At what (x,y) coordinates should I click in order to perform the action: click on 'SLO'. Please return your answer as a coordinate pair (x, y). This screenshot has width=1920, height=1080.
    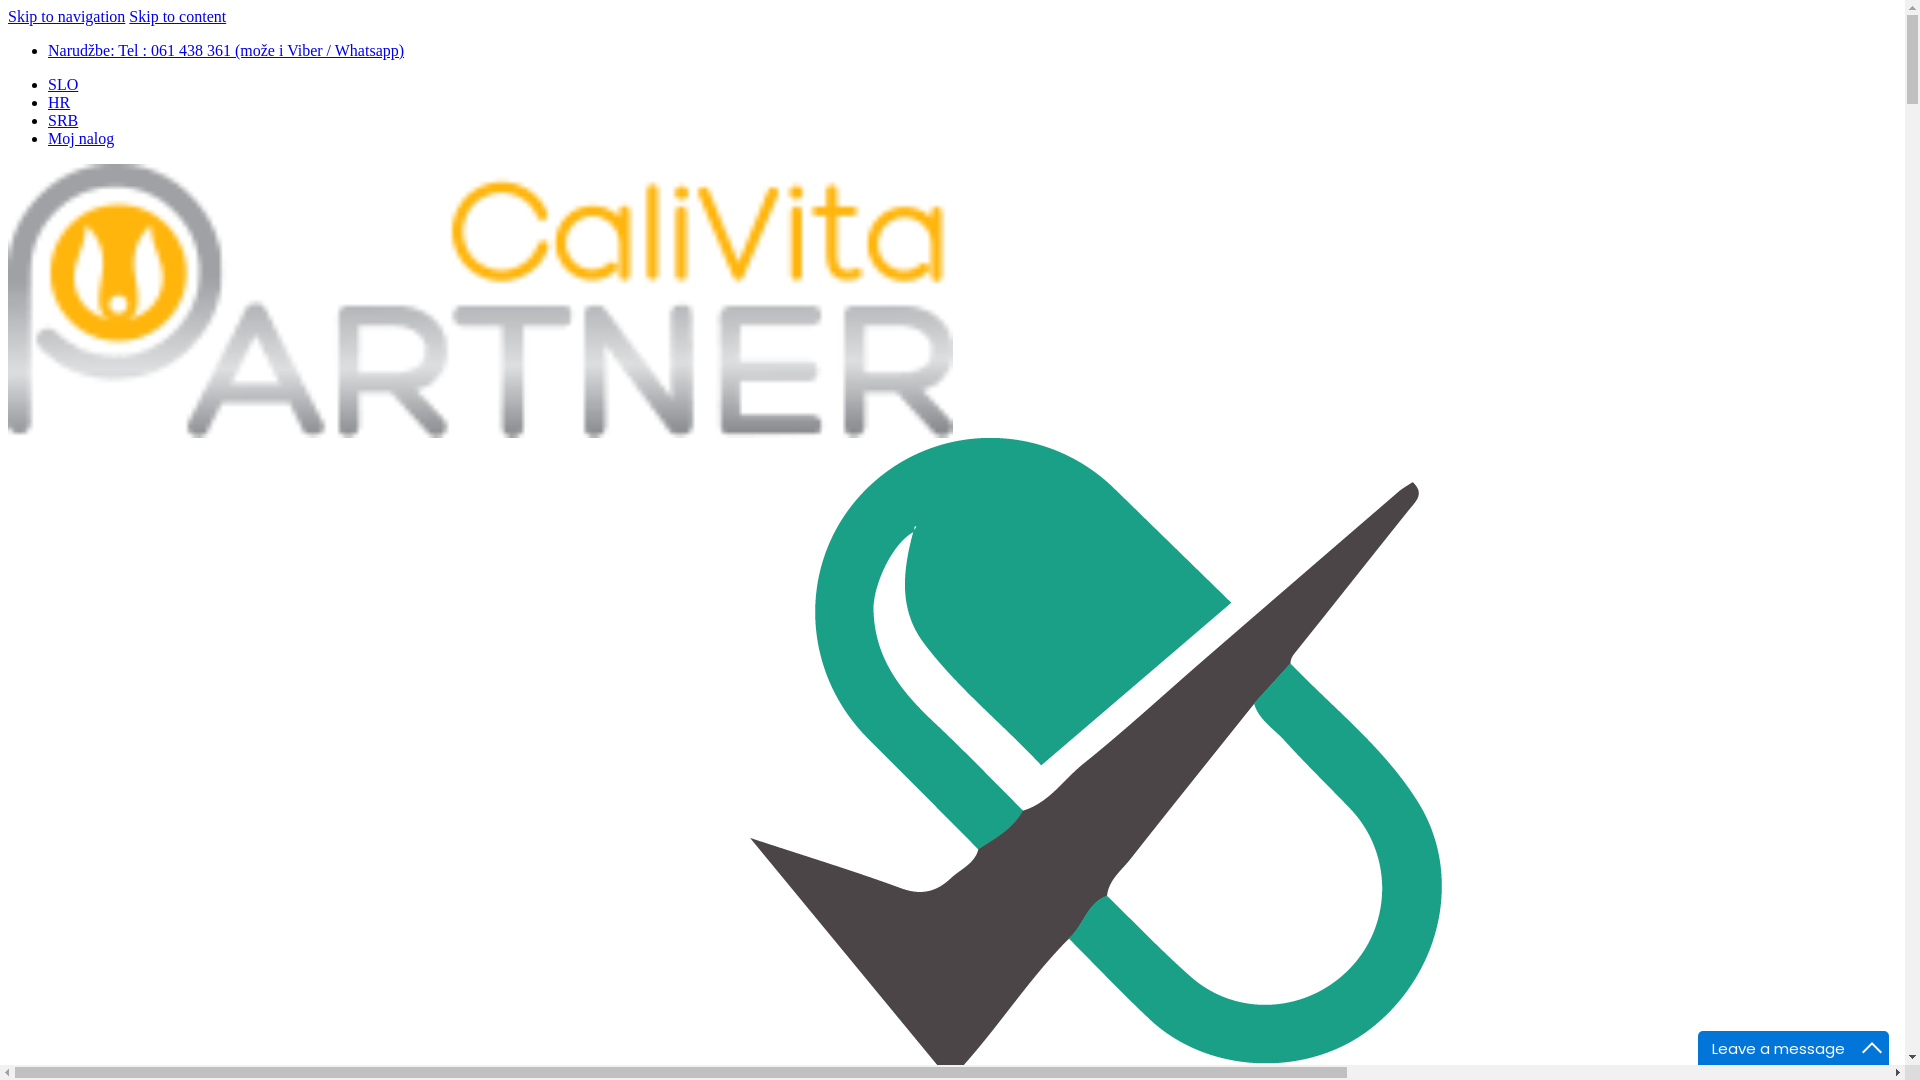
    Looking at the image, I should click on (62, 83).